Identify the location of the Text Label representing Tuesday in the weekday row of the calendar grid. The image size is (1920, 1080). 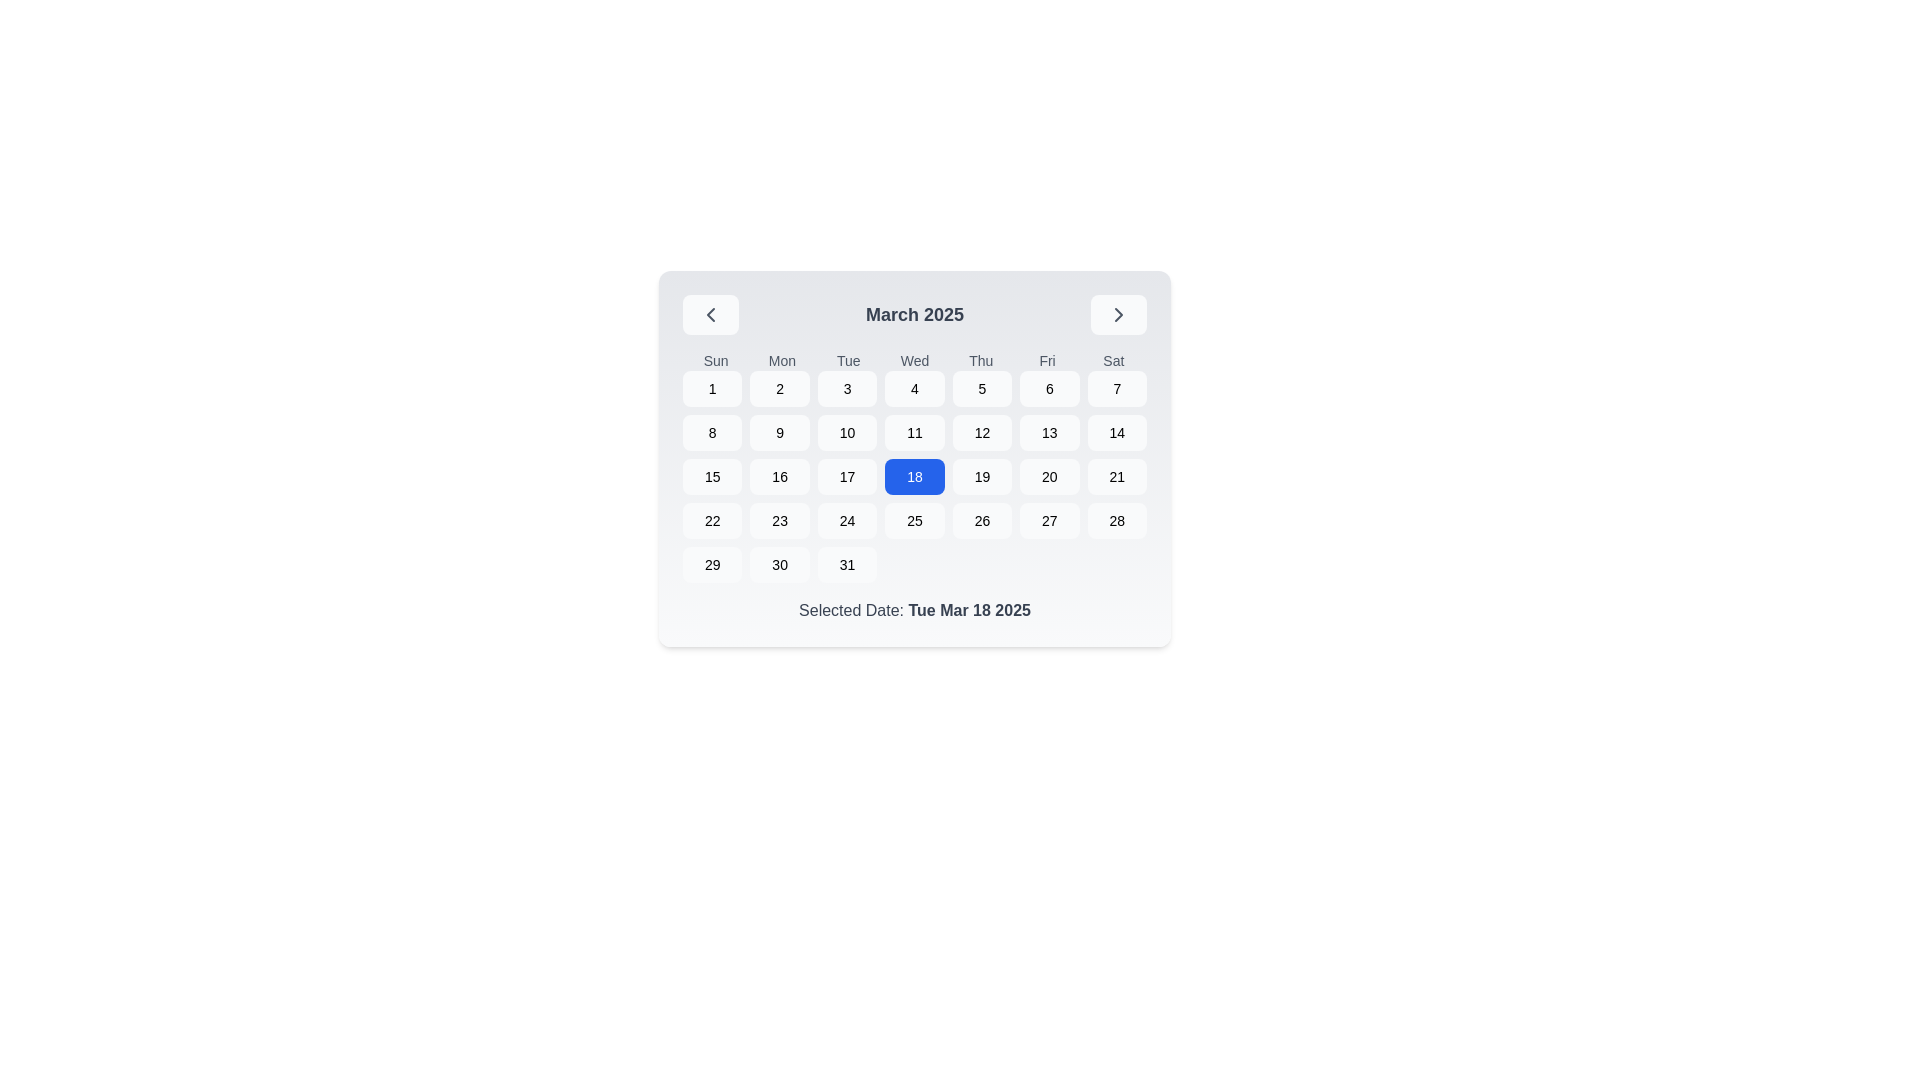
(848, 361).